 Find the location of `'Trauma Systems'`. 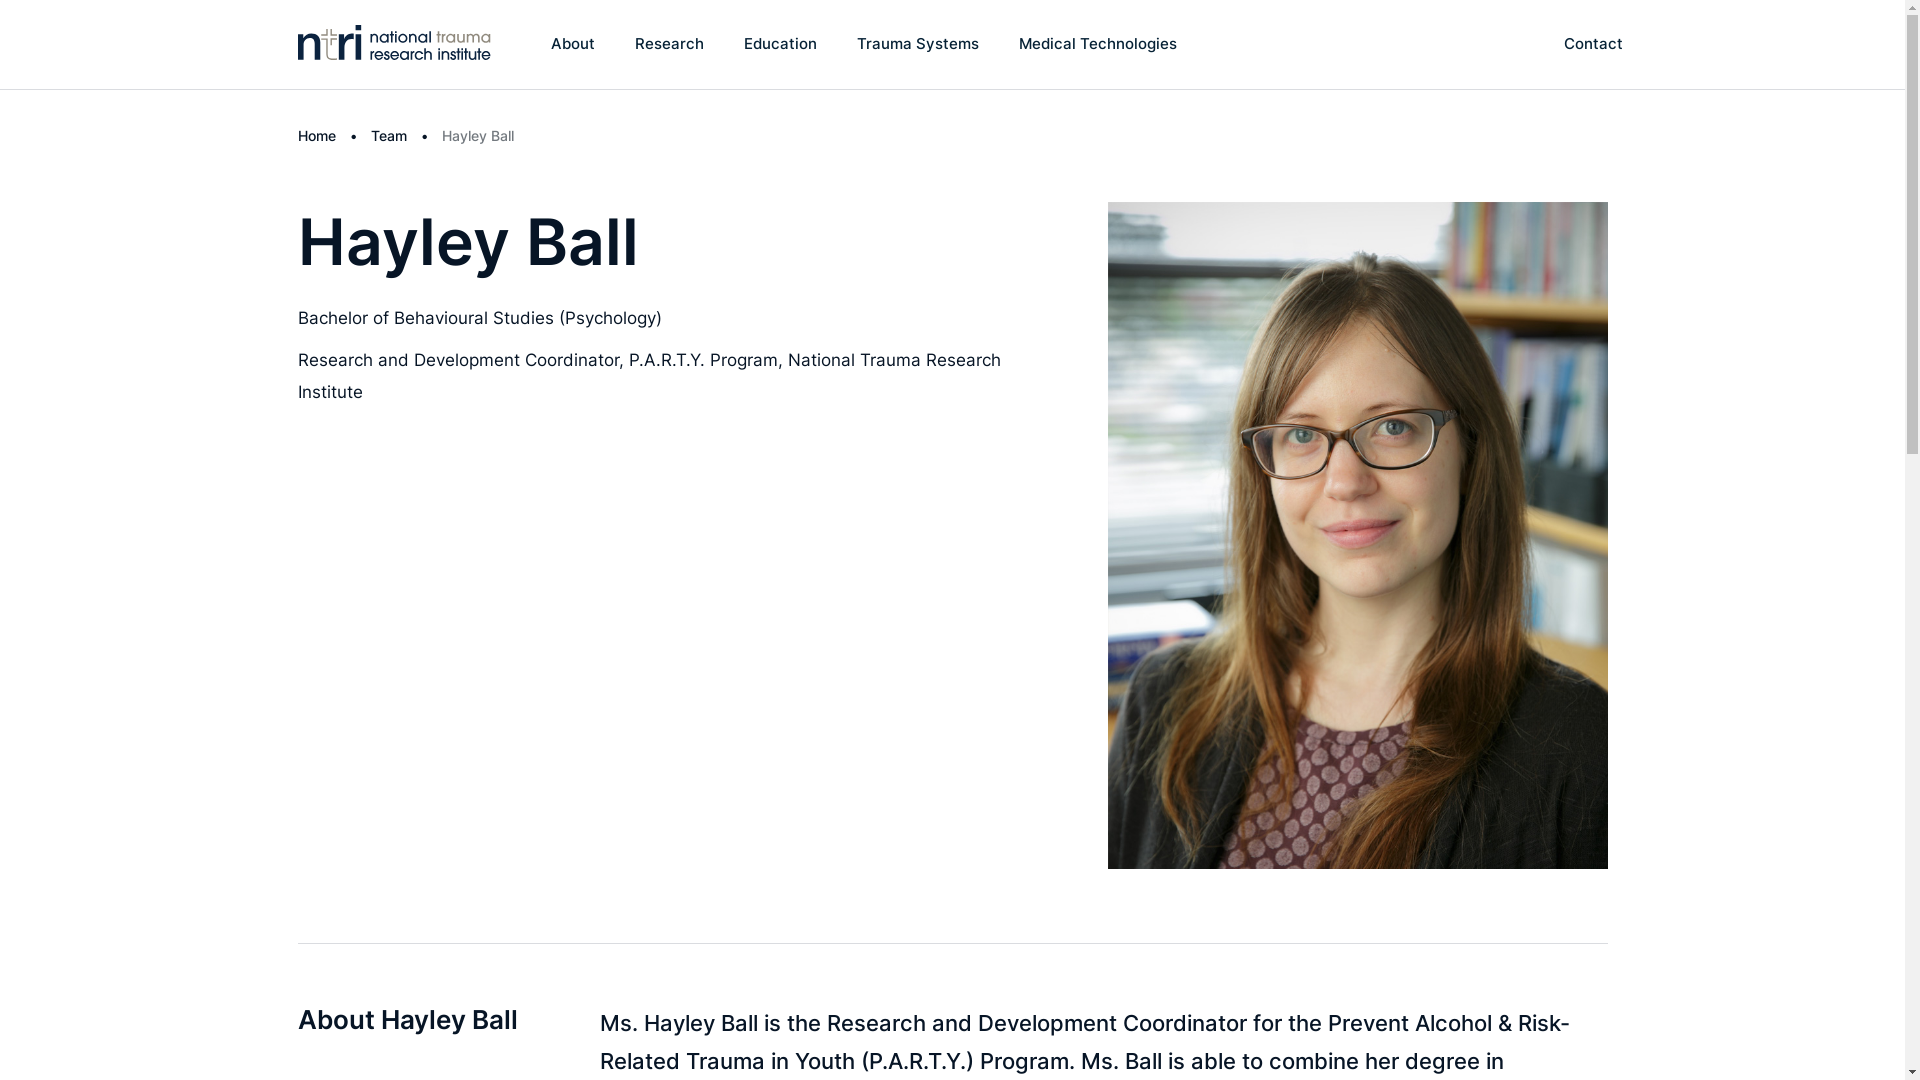

'Trauma Systems' is located at coordinates (857, 43).